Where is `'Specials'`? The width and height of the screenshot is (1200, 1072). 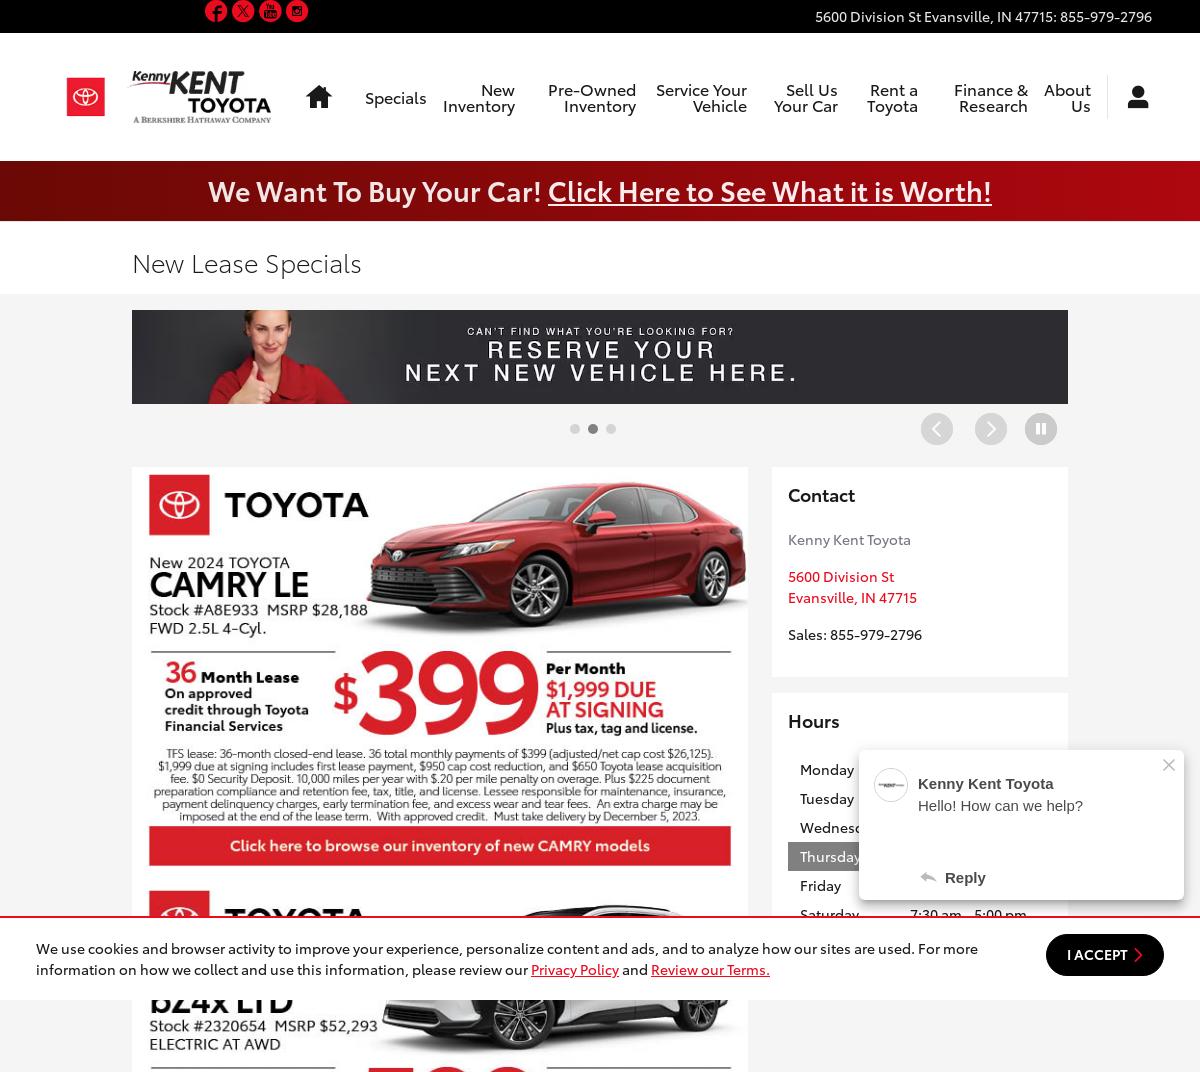 'Specials' is located at coordinates (396, 96).